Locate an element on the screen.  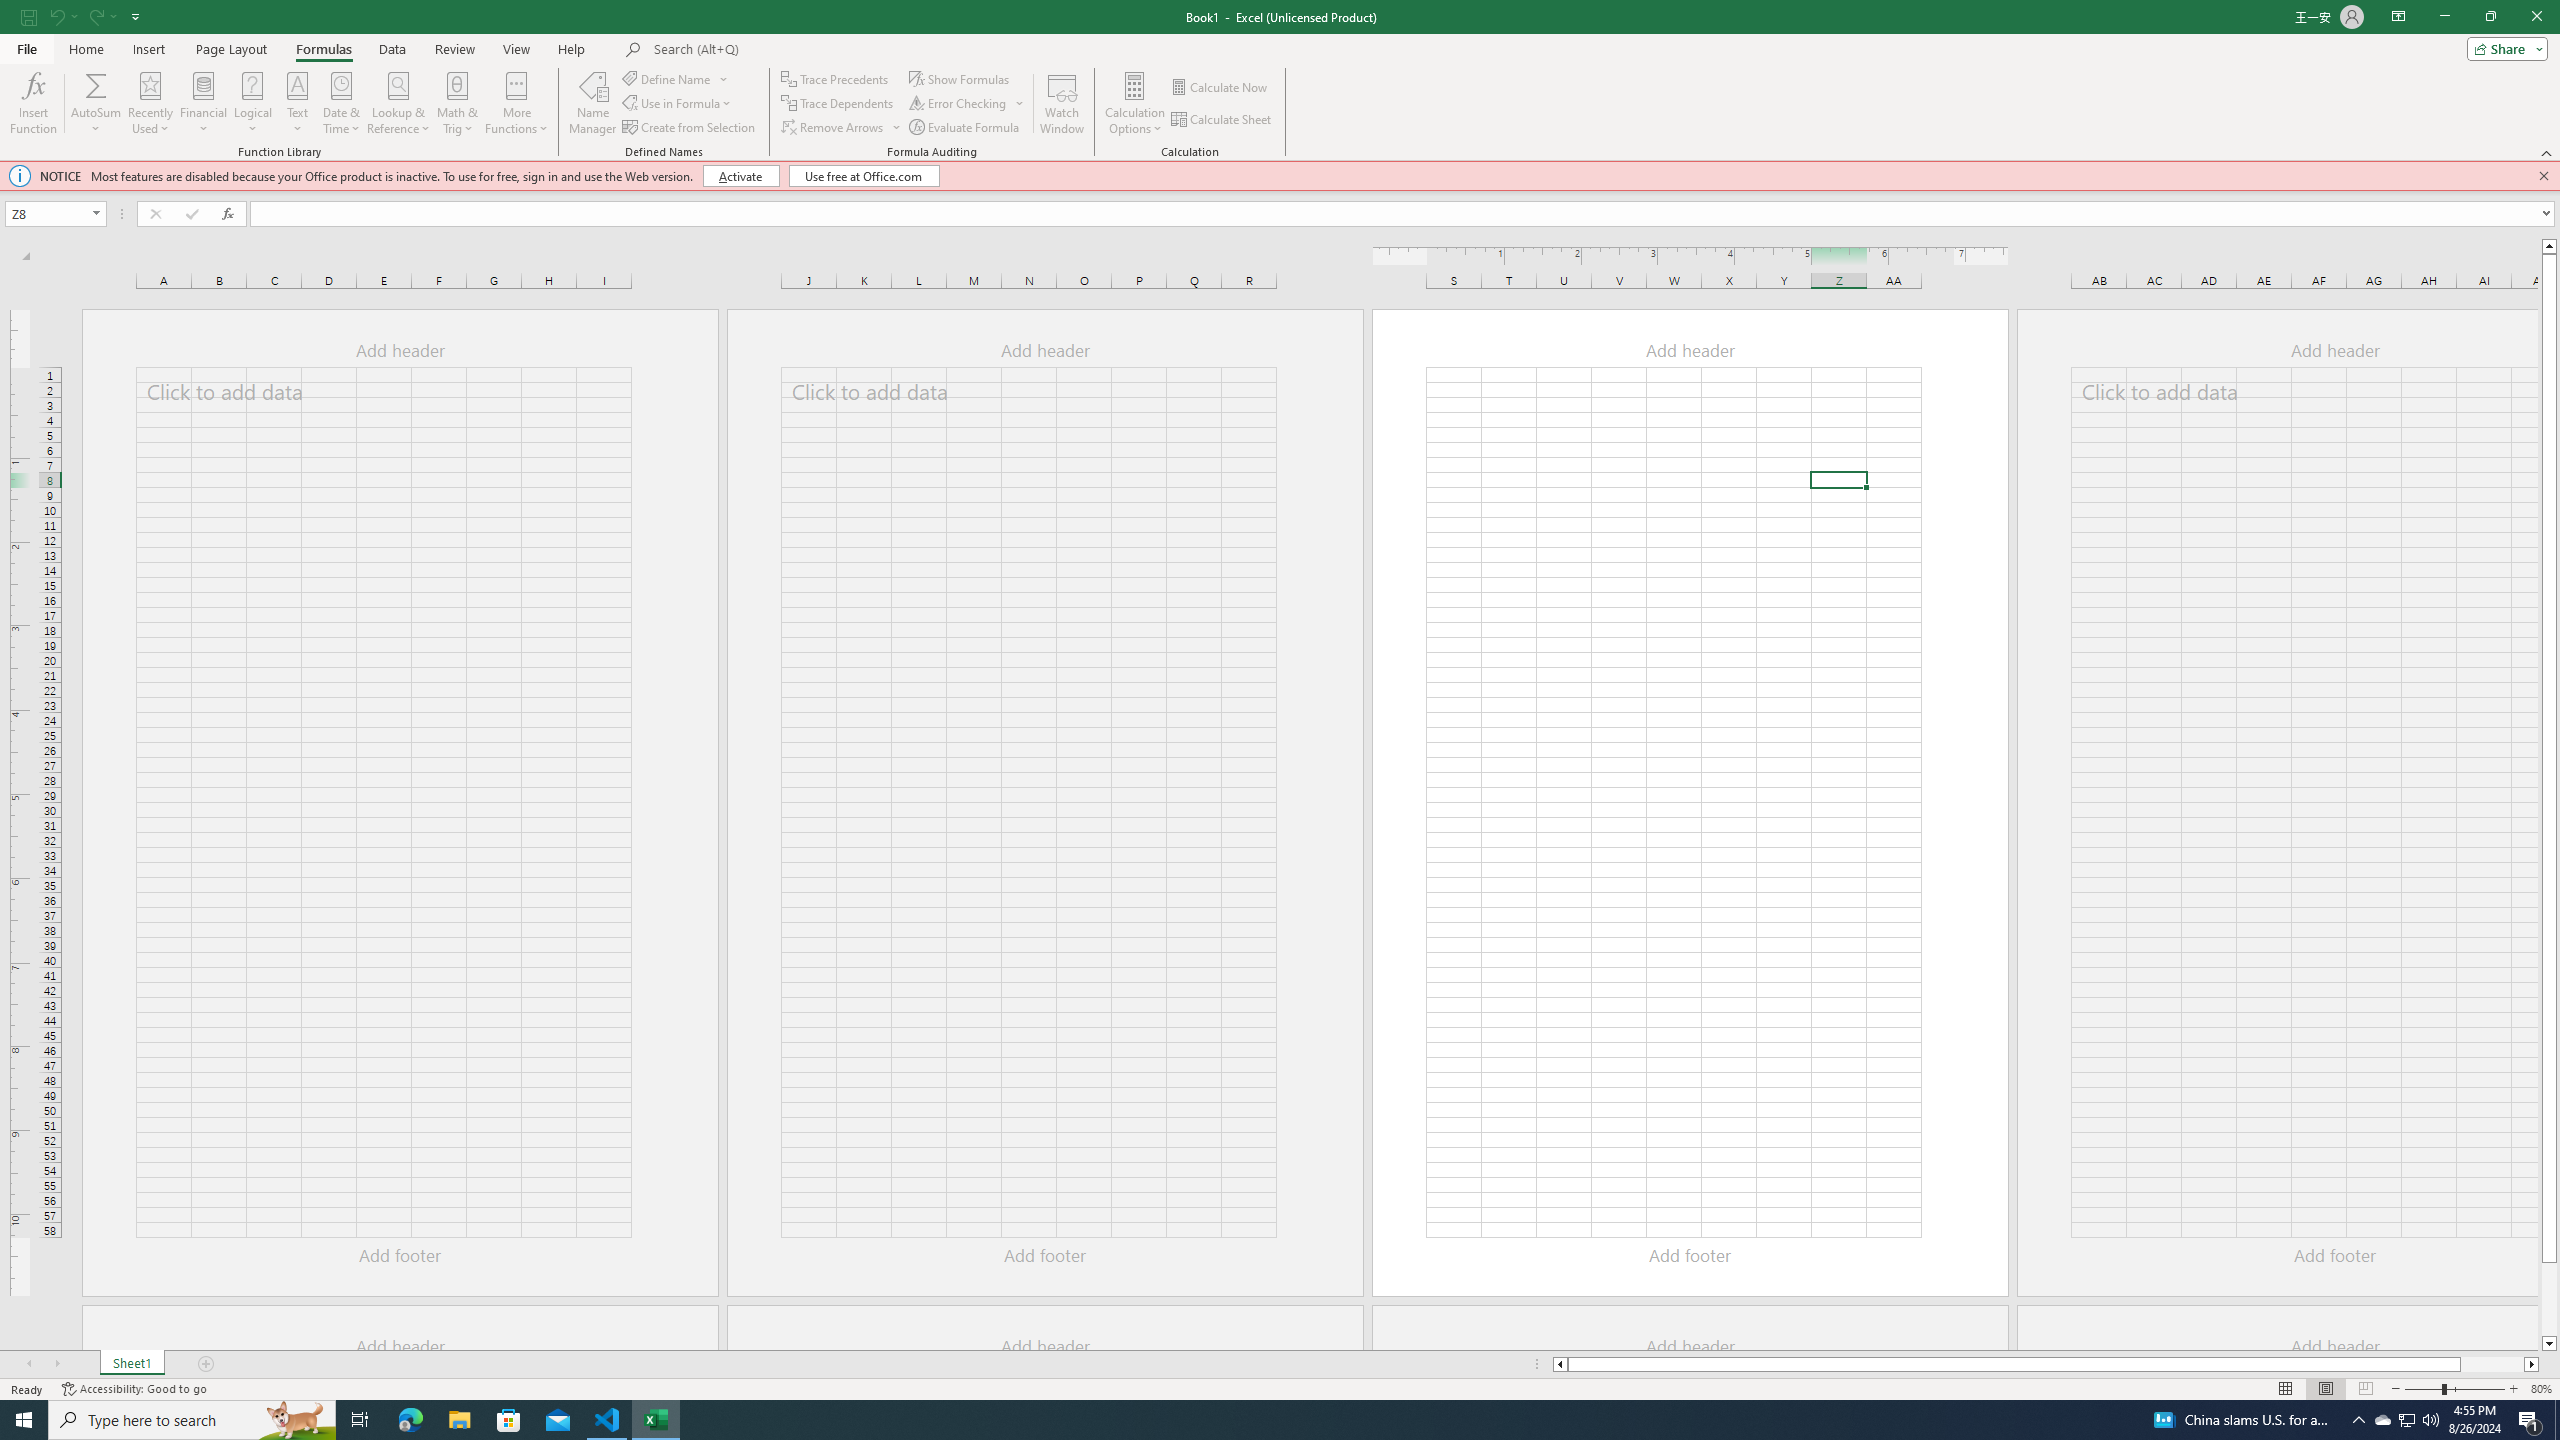
'Activate' is located at coordinates (741, 176).